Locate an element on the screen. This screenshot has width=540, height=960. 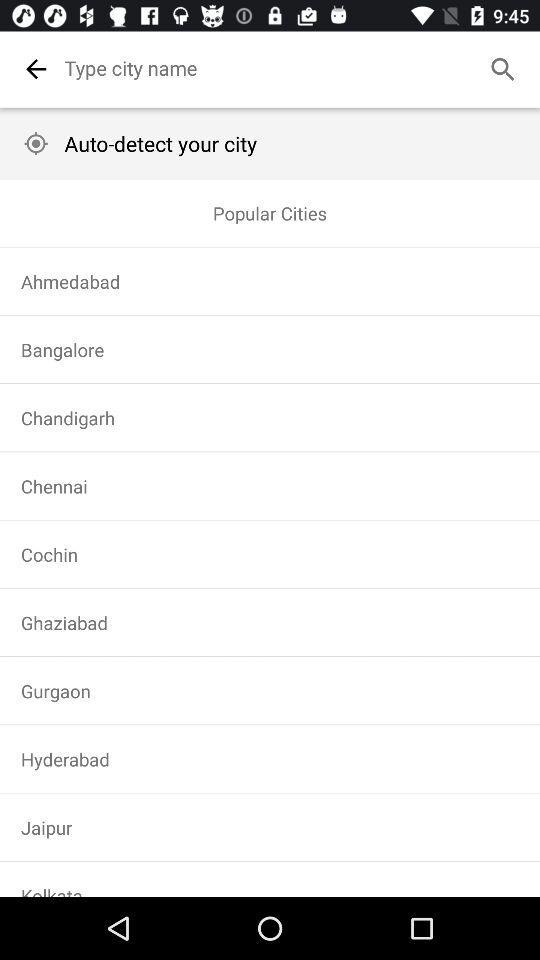
city name is located at coordinates (294, 68).